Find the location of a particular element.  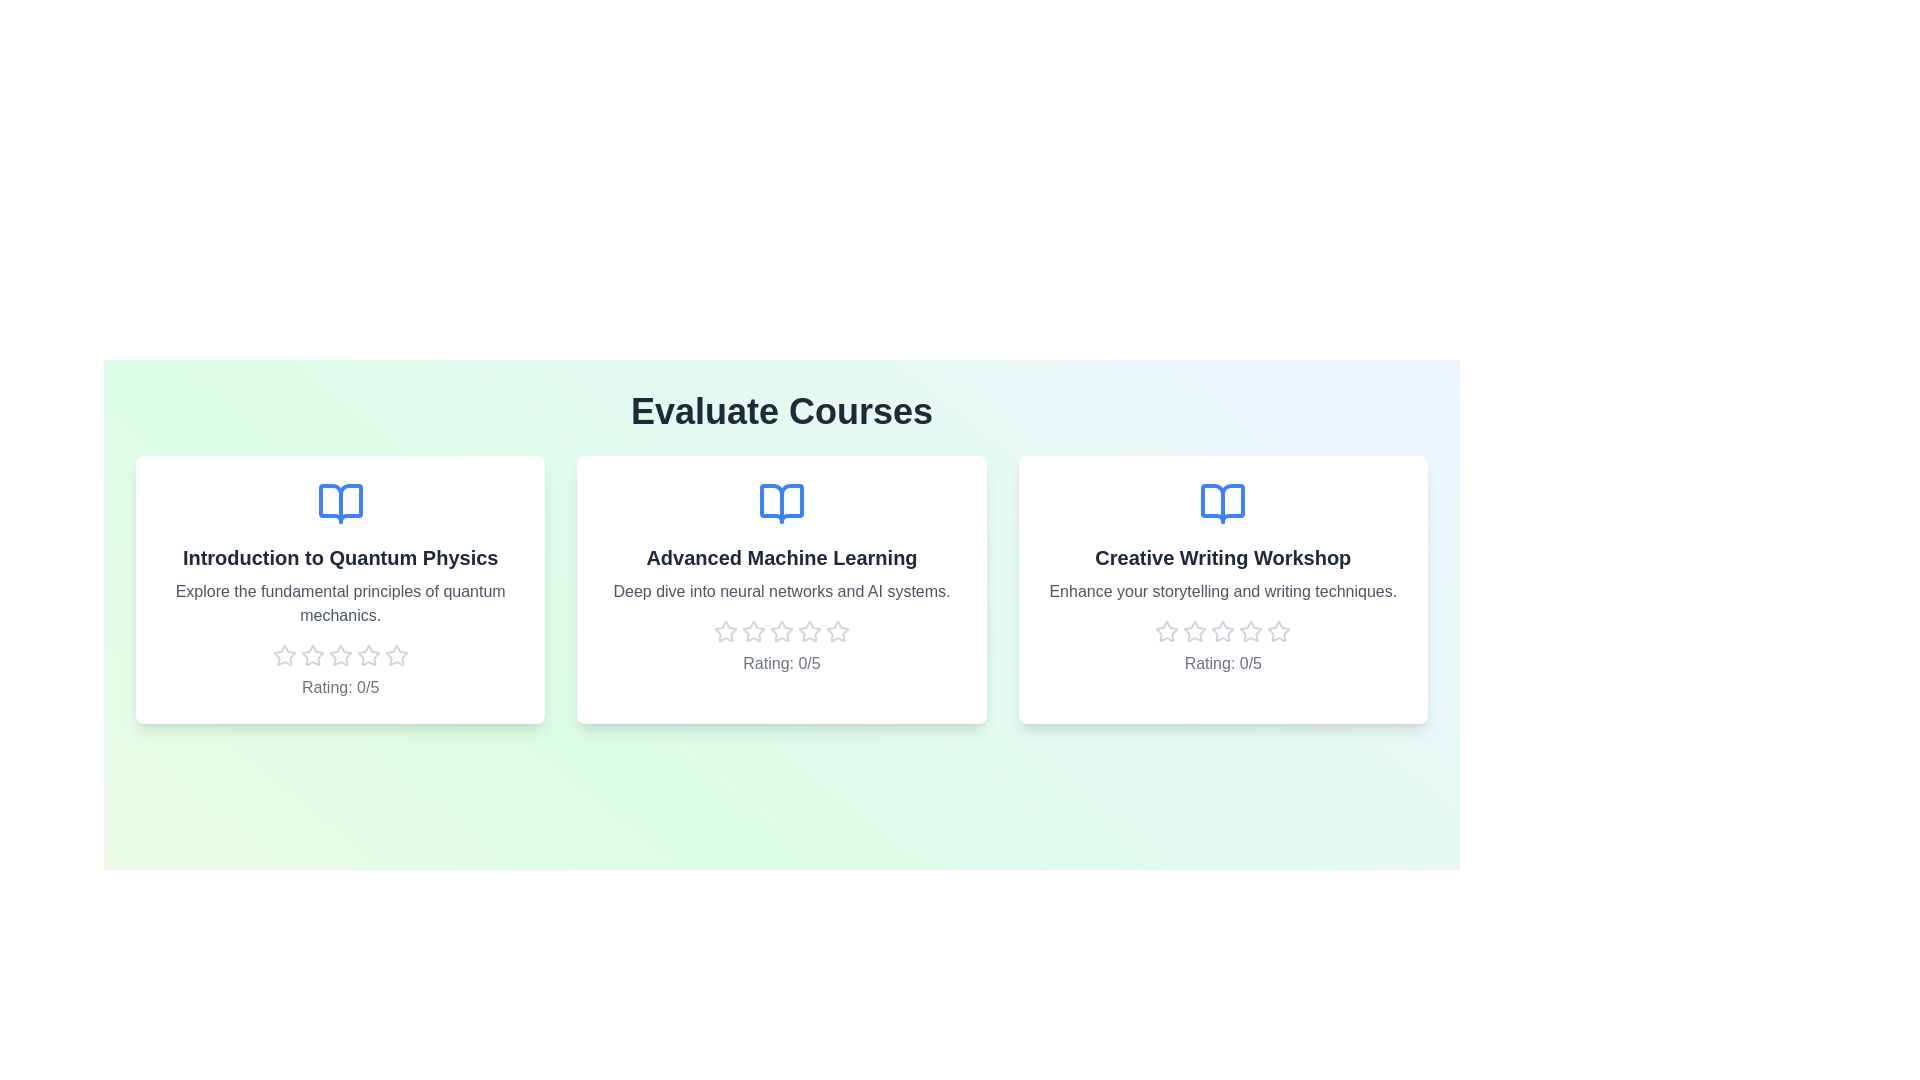

the title of the course Introduction to Quantum Physics is located at coordinates (340, 558).